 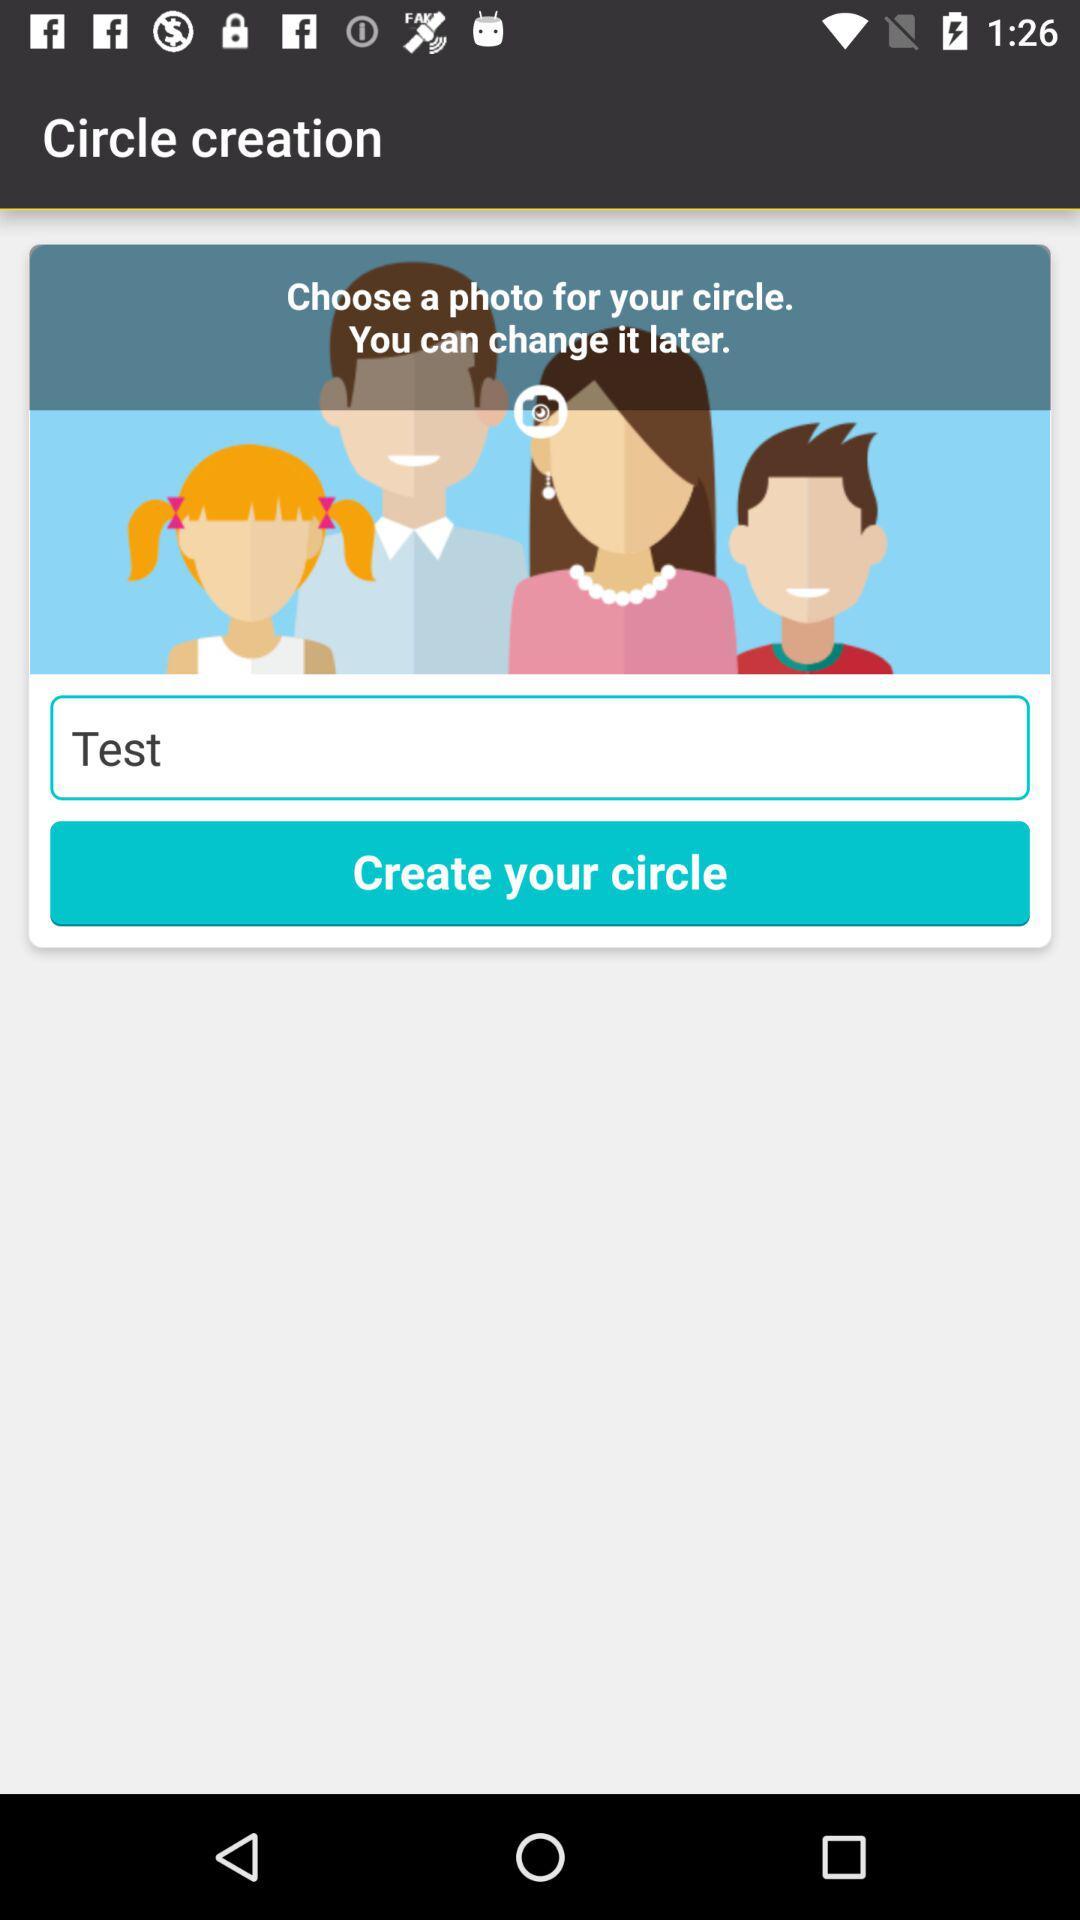 What do you see at coordinates (540, 746) in the screenshot?
I see `the test item` at bounding box center [540, 746].